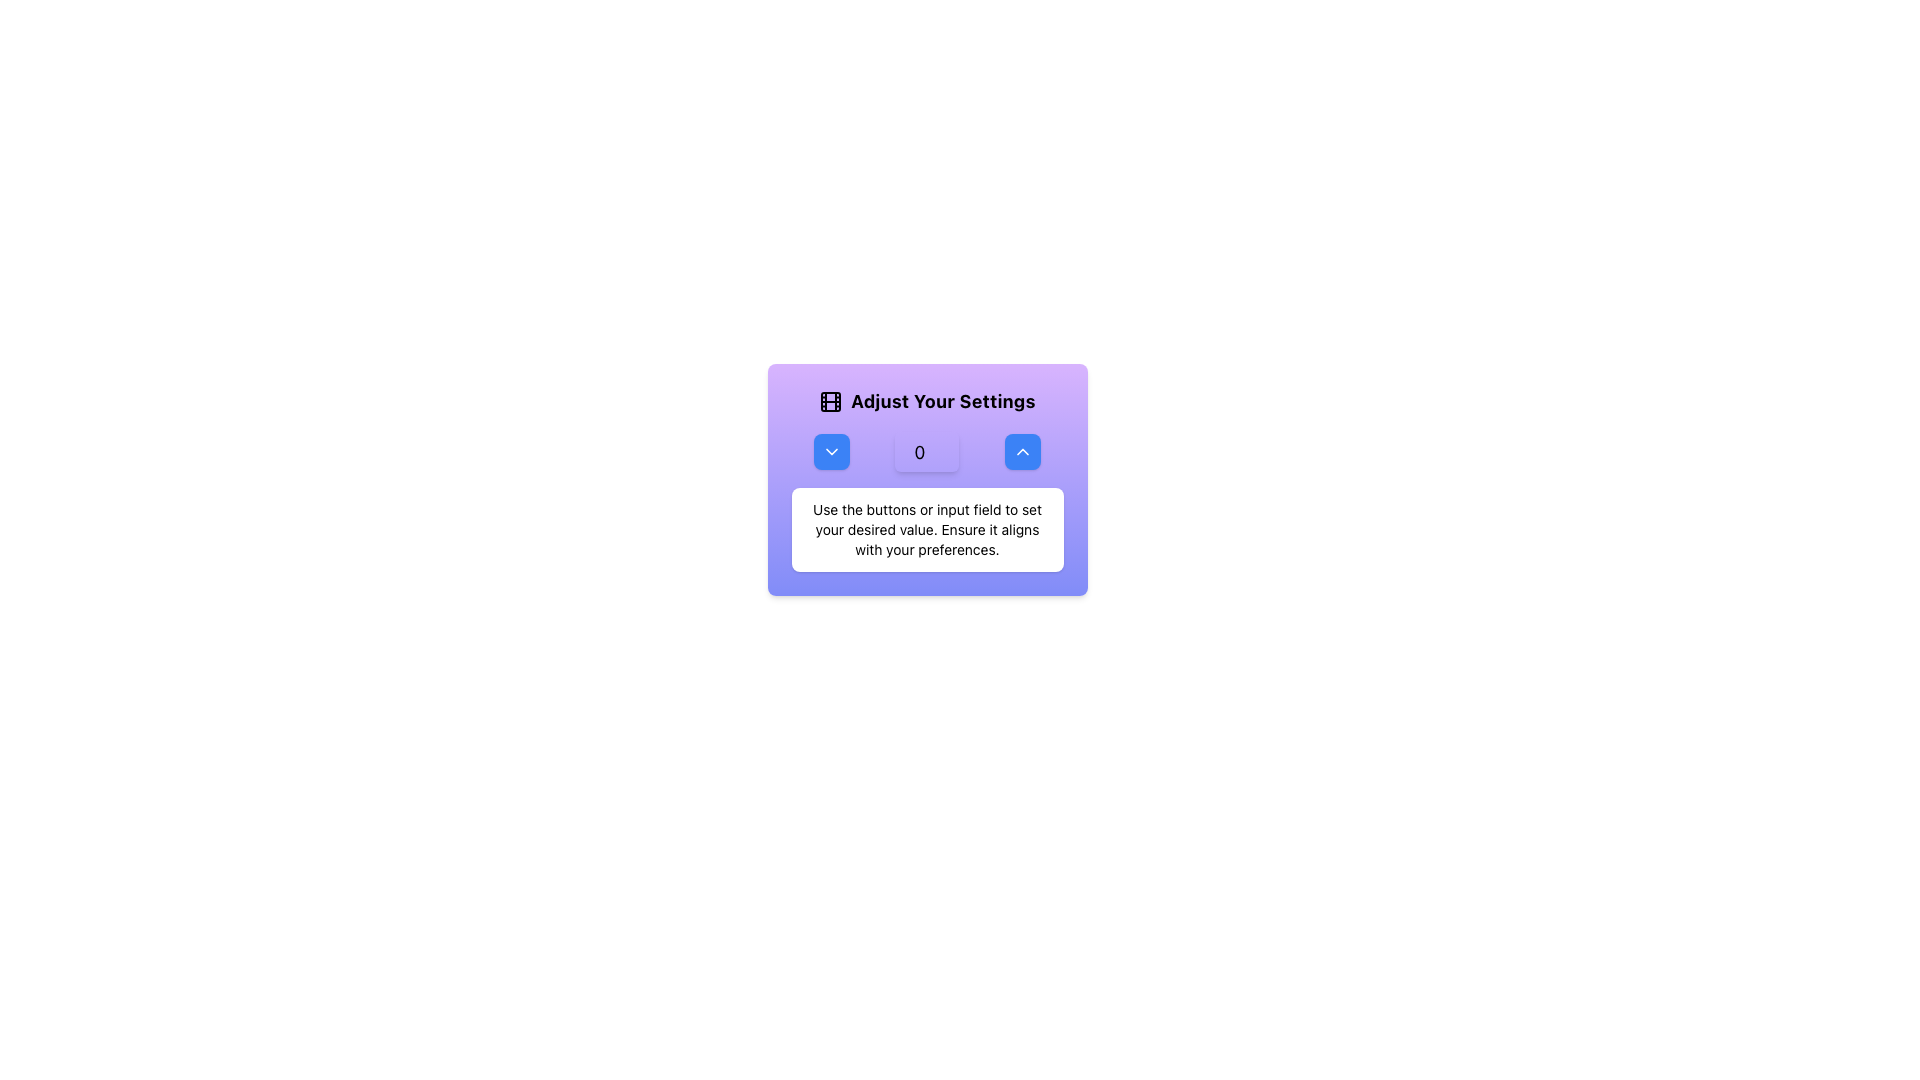  What do you see at coordinates (942, 401) in the screenshot?
I see `the bold and large static text label reading 'Adjust Your Settings' that is positioned on a purple background, located at the top of a box-like UI component` at bounding box center [942, 401].